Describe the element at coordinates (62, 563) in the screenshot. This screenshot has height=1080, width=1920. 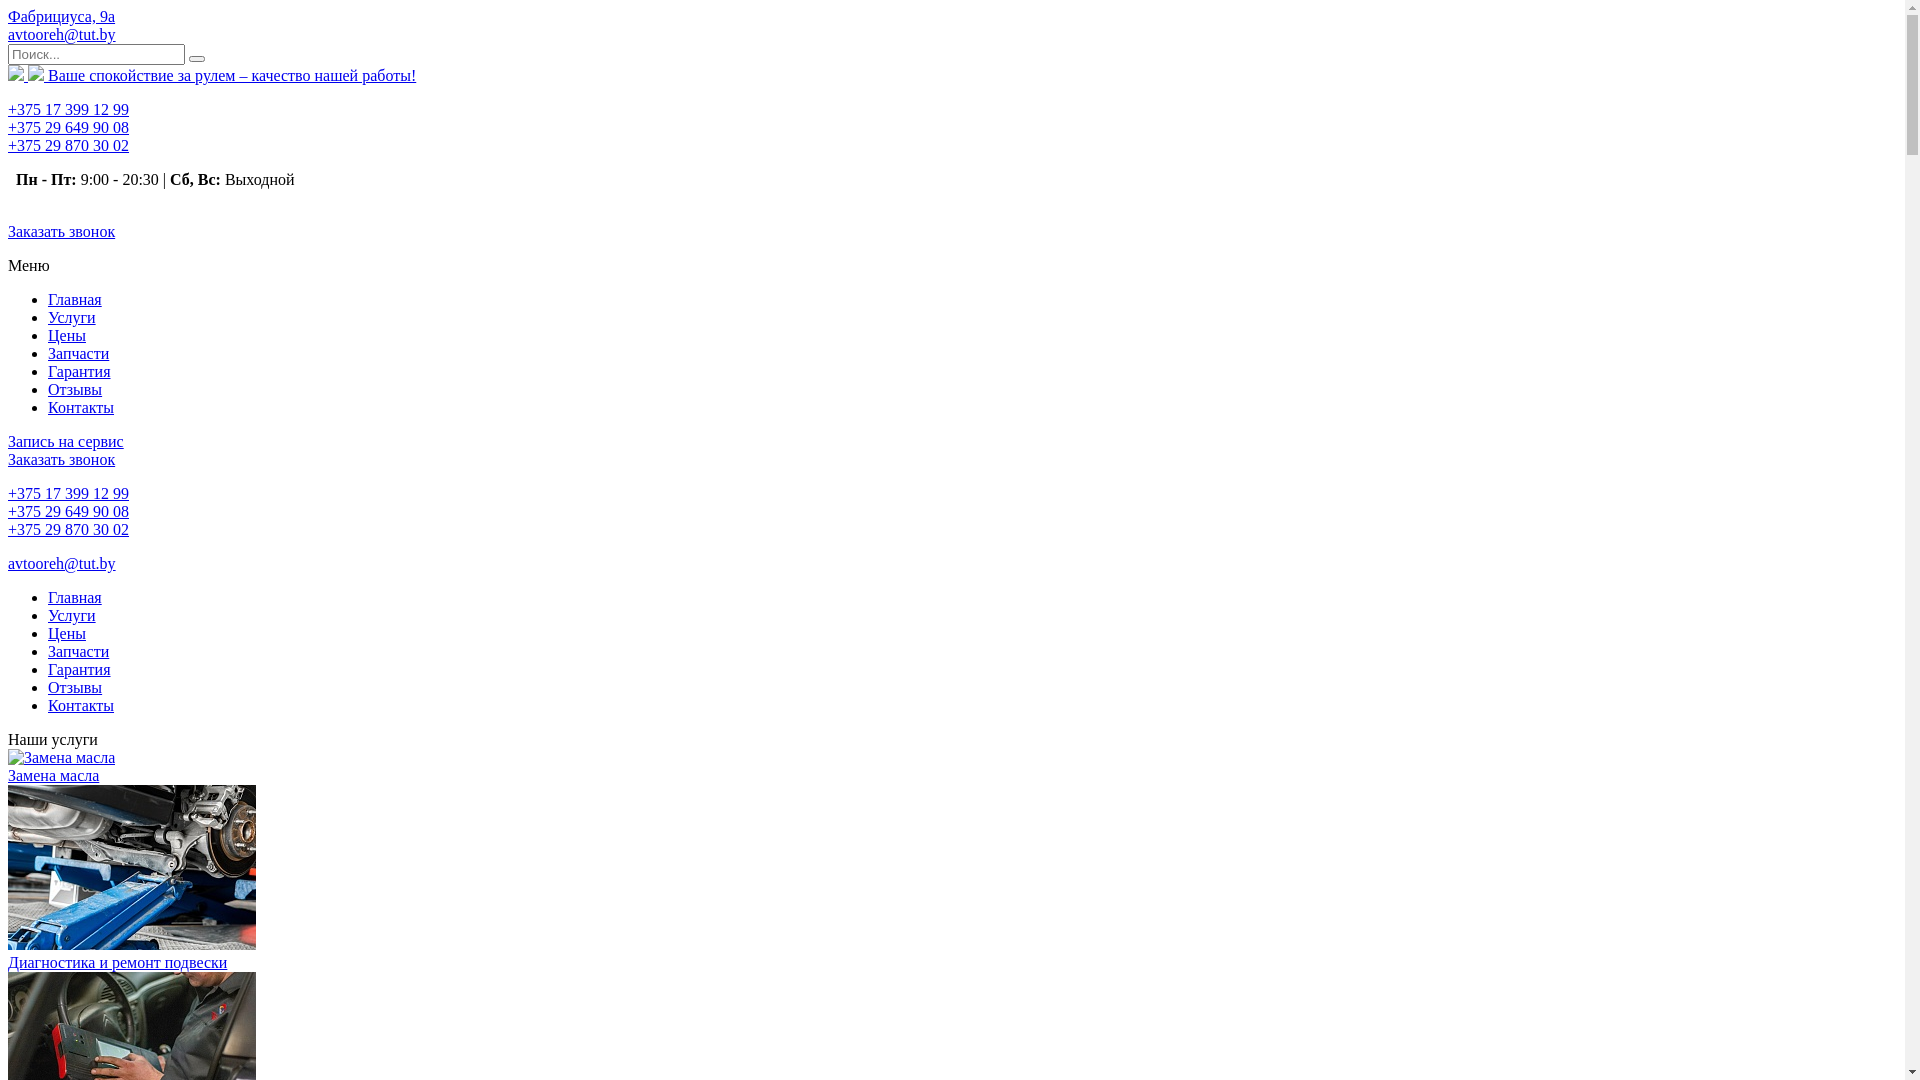
I see `'avtooreh@tut.by'` at that location.